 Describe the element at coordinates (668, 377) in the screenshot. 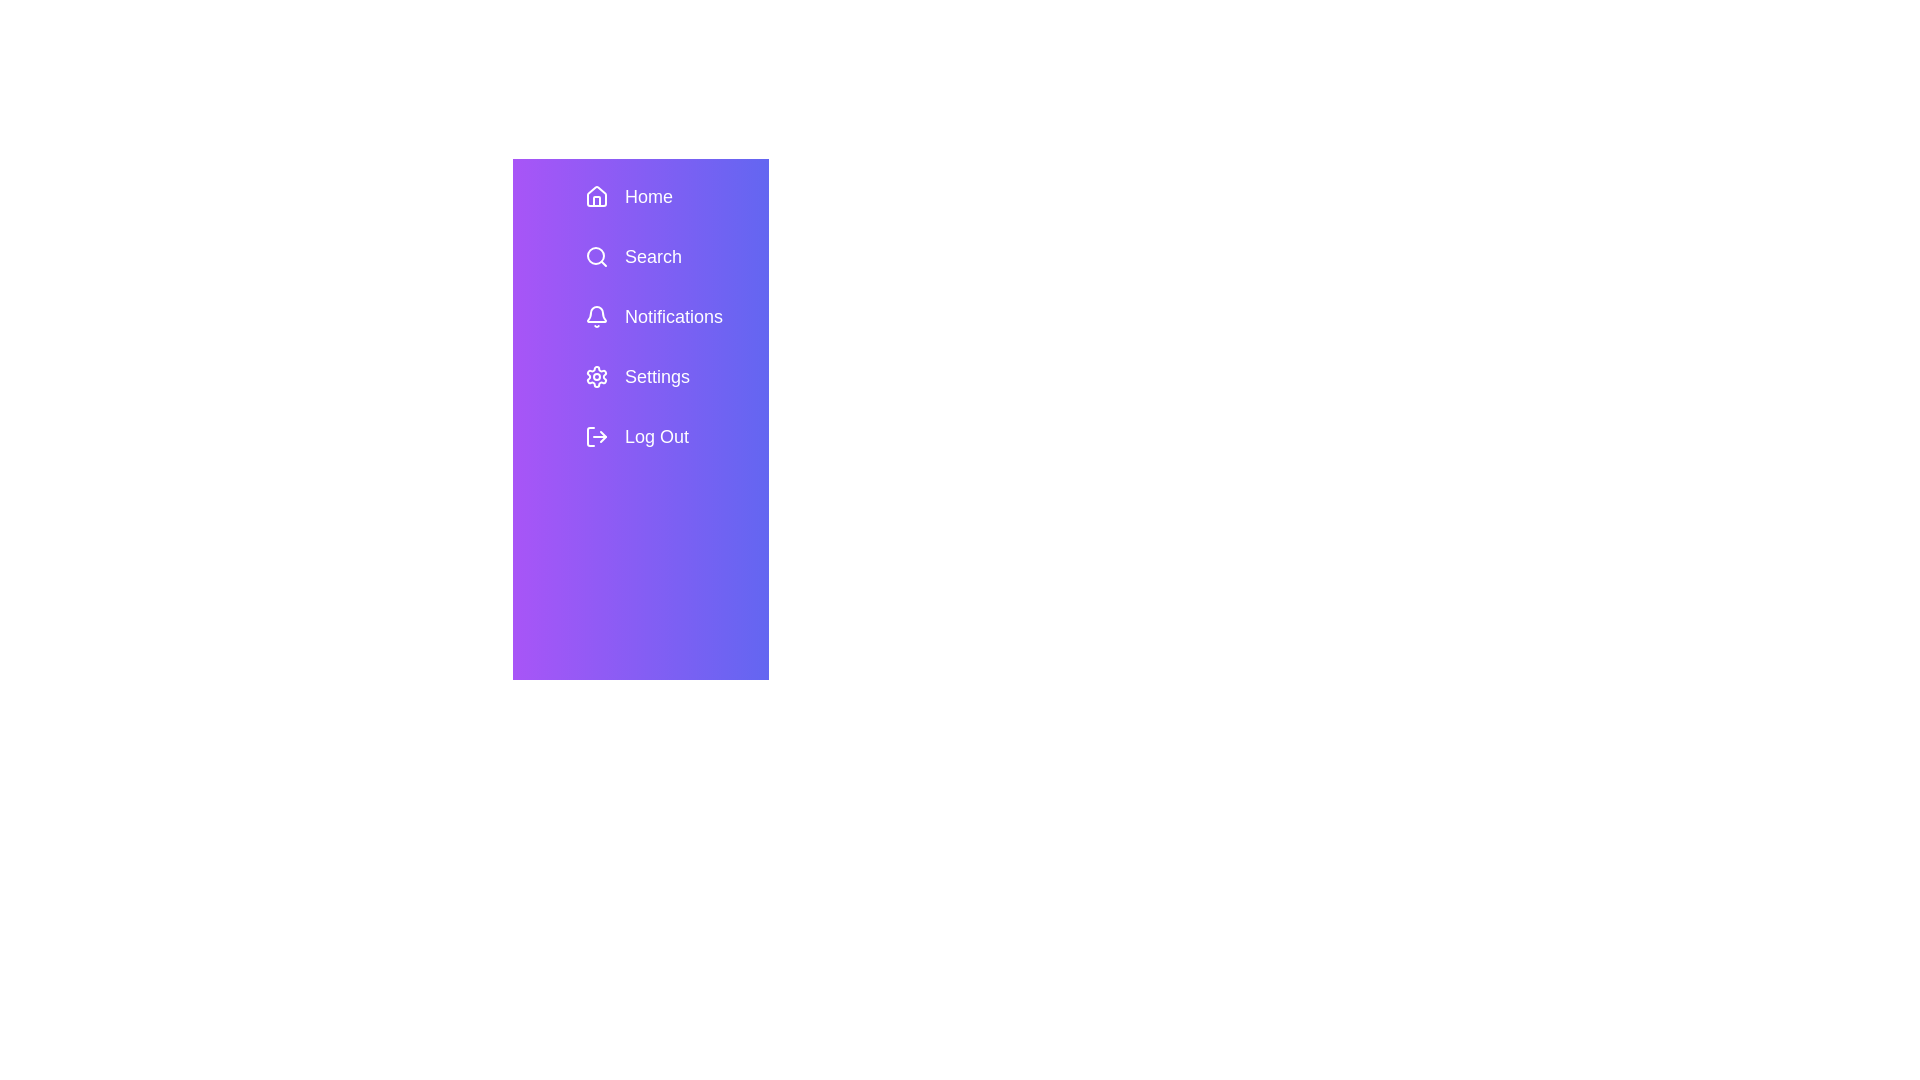

I see `the menu item Settings to view its hover effect` at that location.